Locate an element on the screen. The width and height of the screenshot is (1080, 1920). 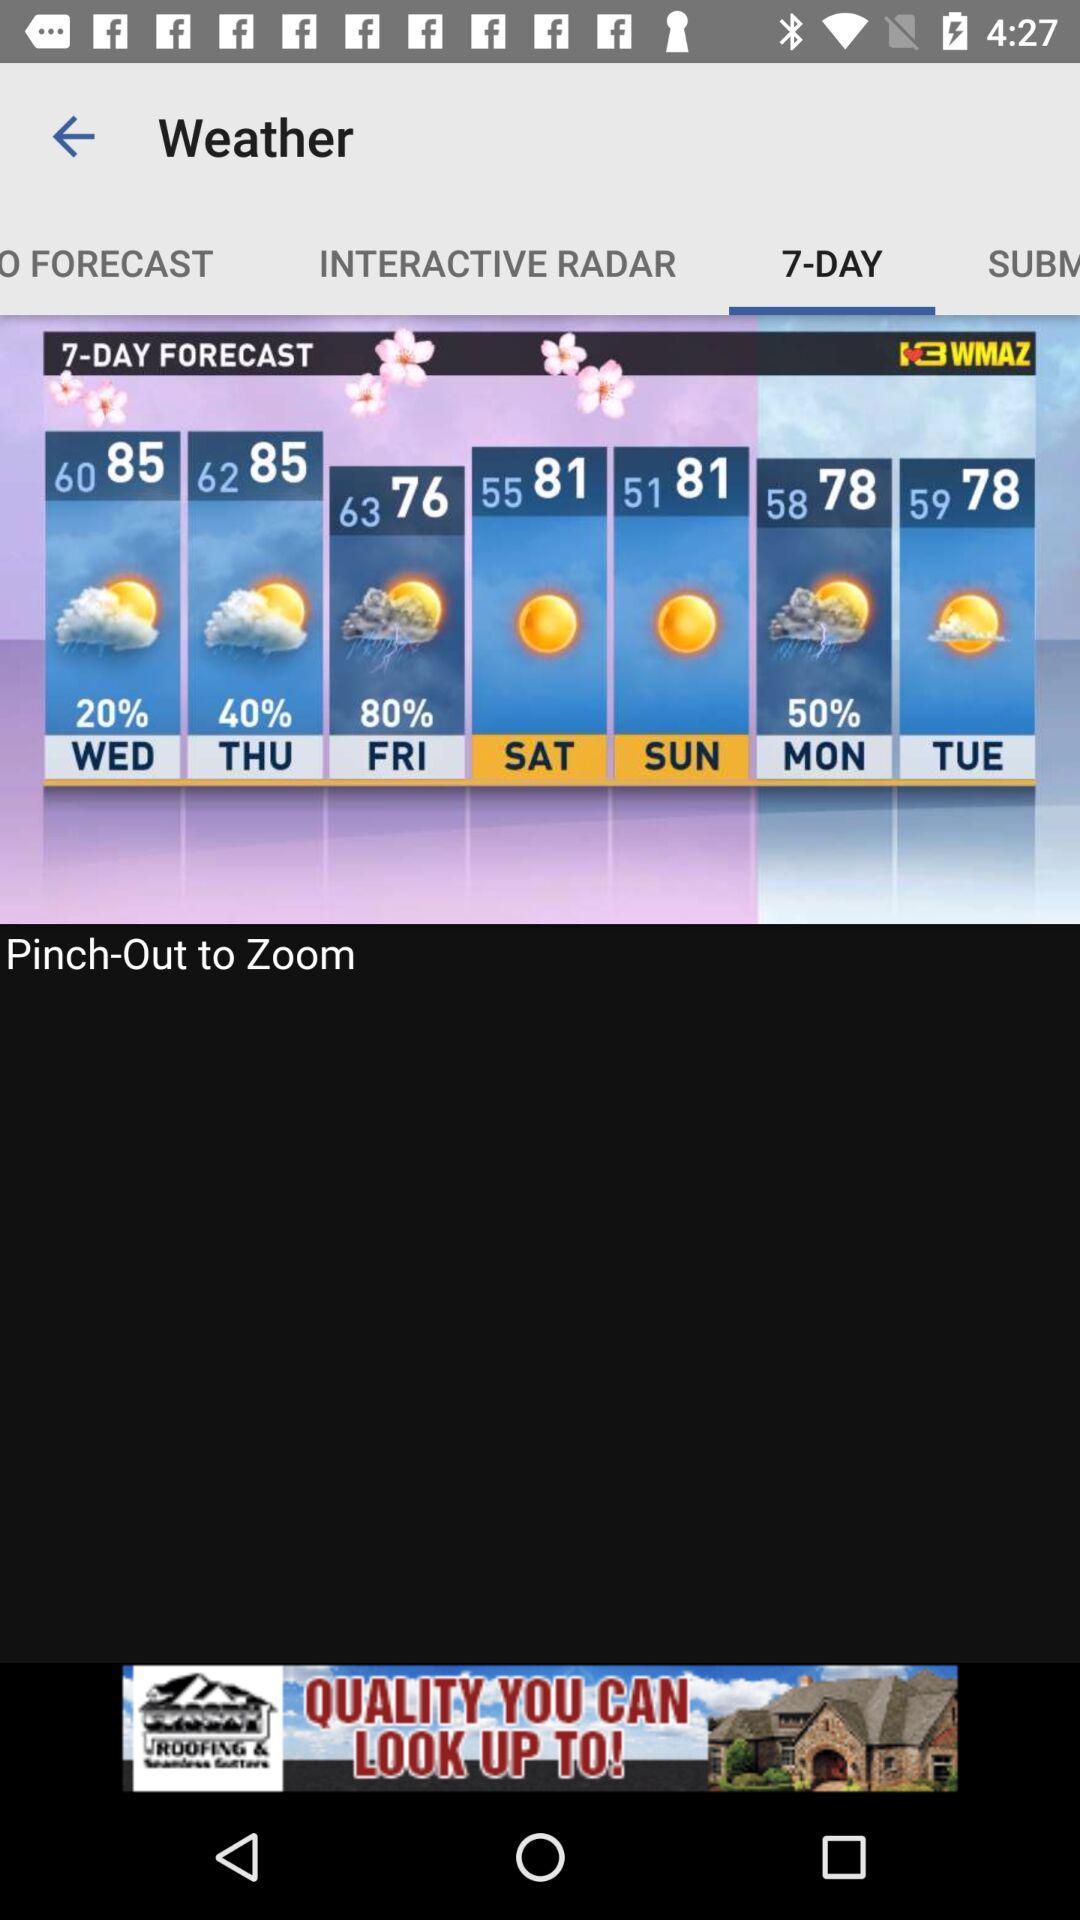
weather is located at coordinates (540, 988).